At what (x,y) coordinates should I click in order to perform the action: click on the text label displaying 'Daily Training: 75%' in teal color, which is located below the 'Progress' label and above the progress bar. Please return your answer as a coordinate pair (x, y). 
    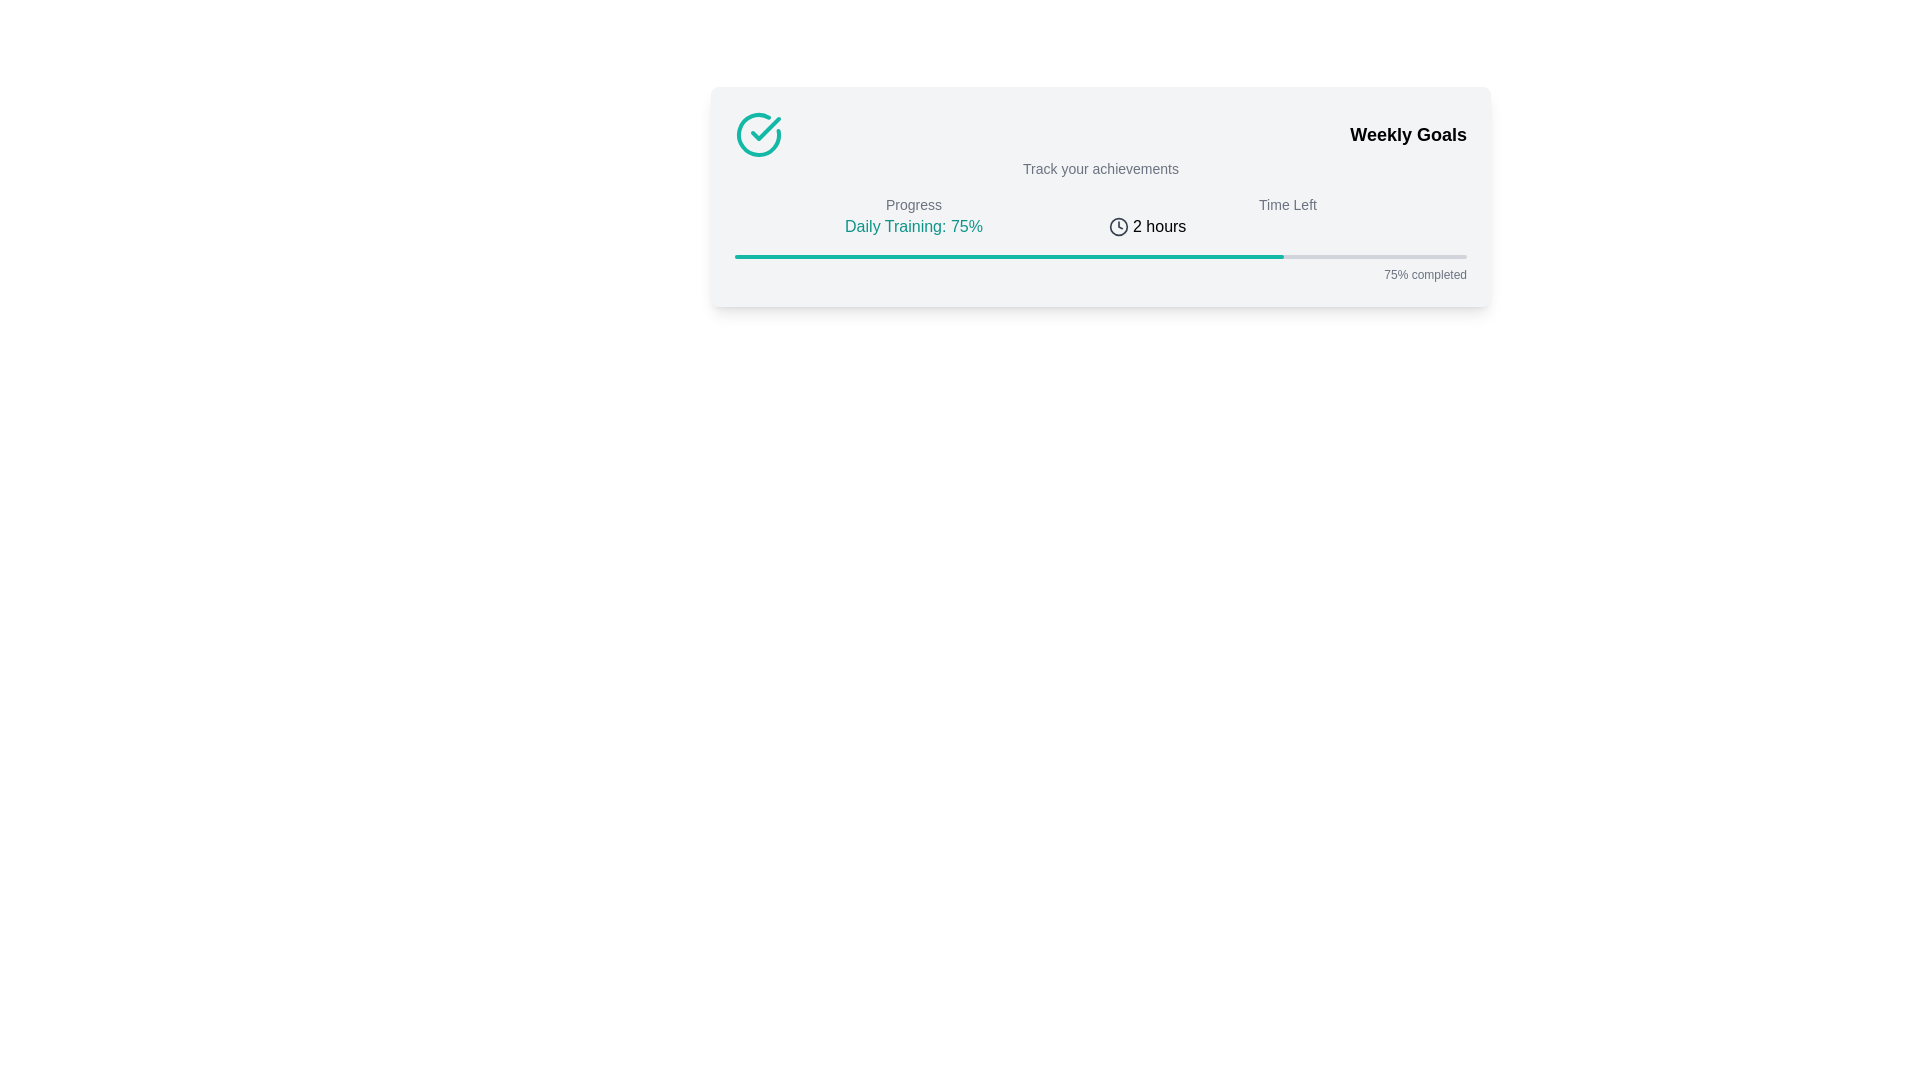
    Looking at the image, I should click on (912, 226).